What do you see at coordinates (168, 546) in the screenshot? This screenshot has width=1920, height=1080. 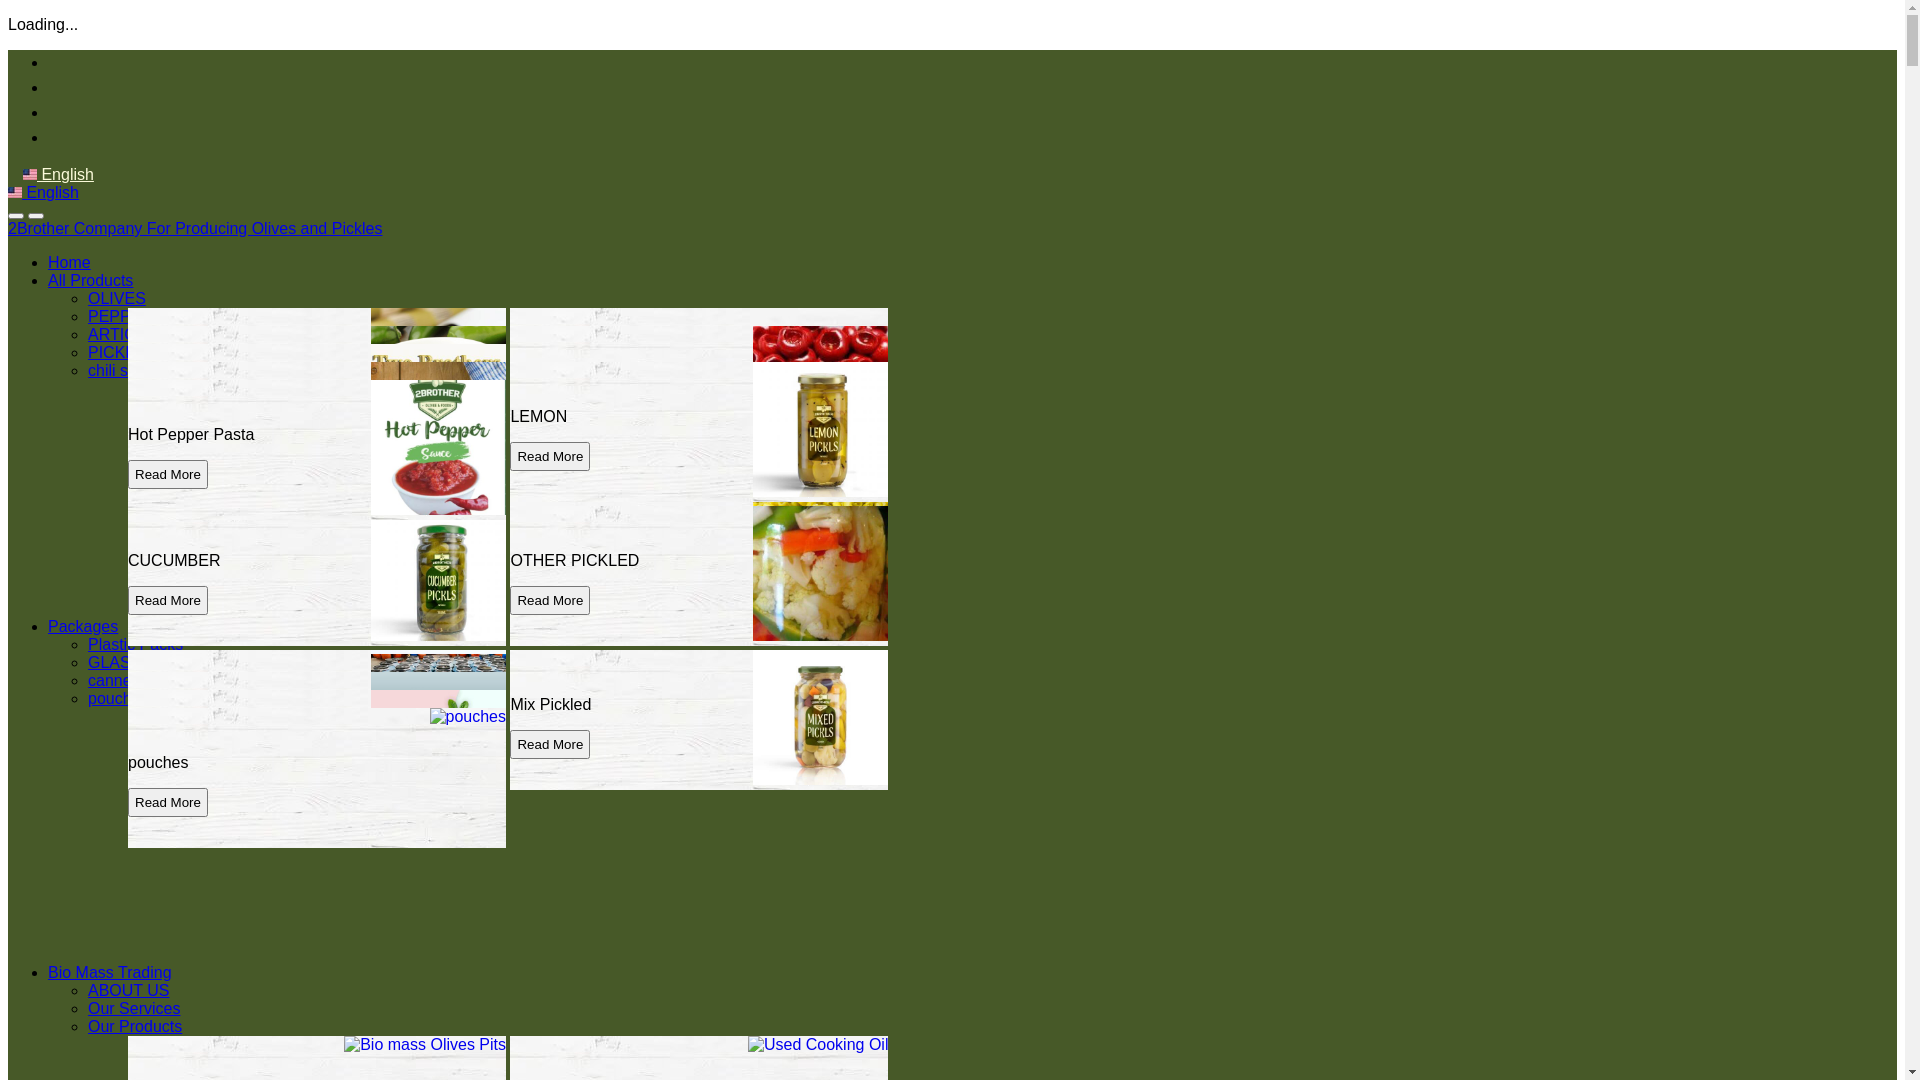 I see `'Read More'` at bounding box center [168, 546].